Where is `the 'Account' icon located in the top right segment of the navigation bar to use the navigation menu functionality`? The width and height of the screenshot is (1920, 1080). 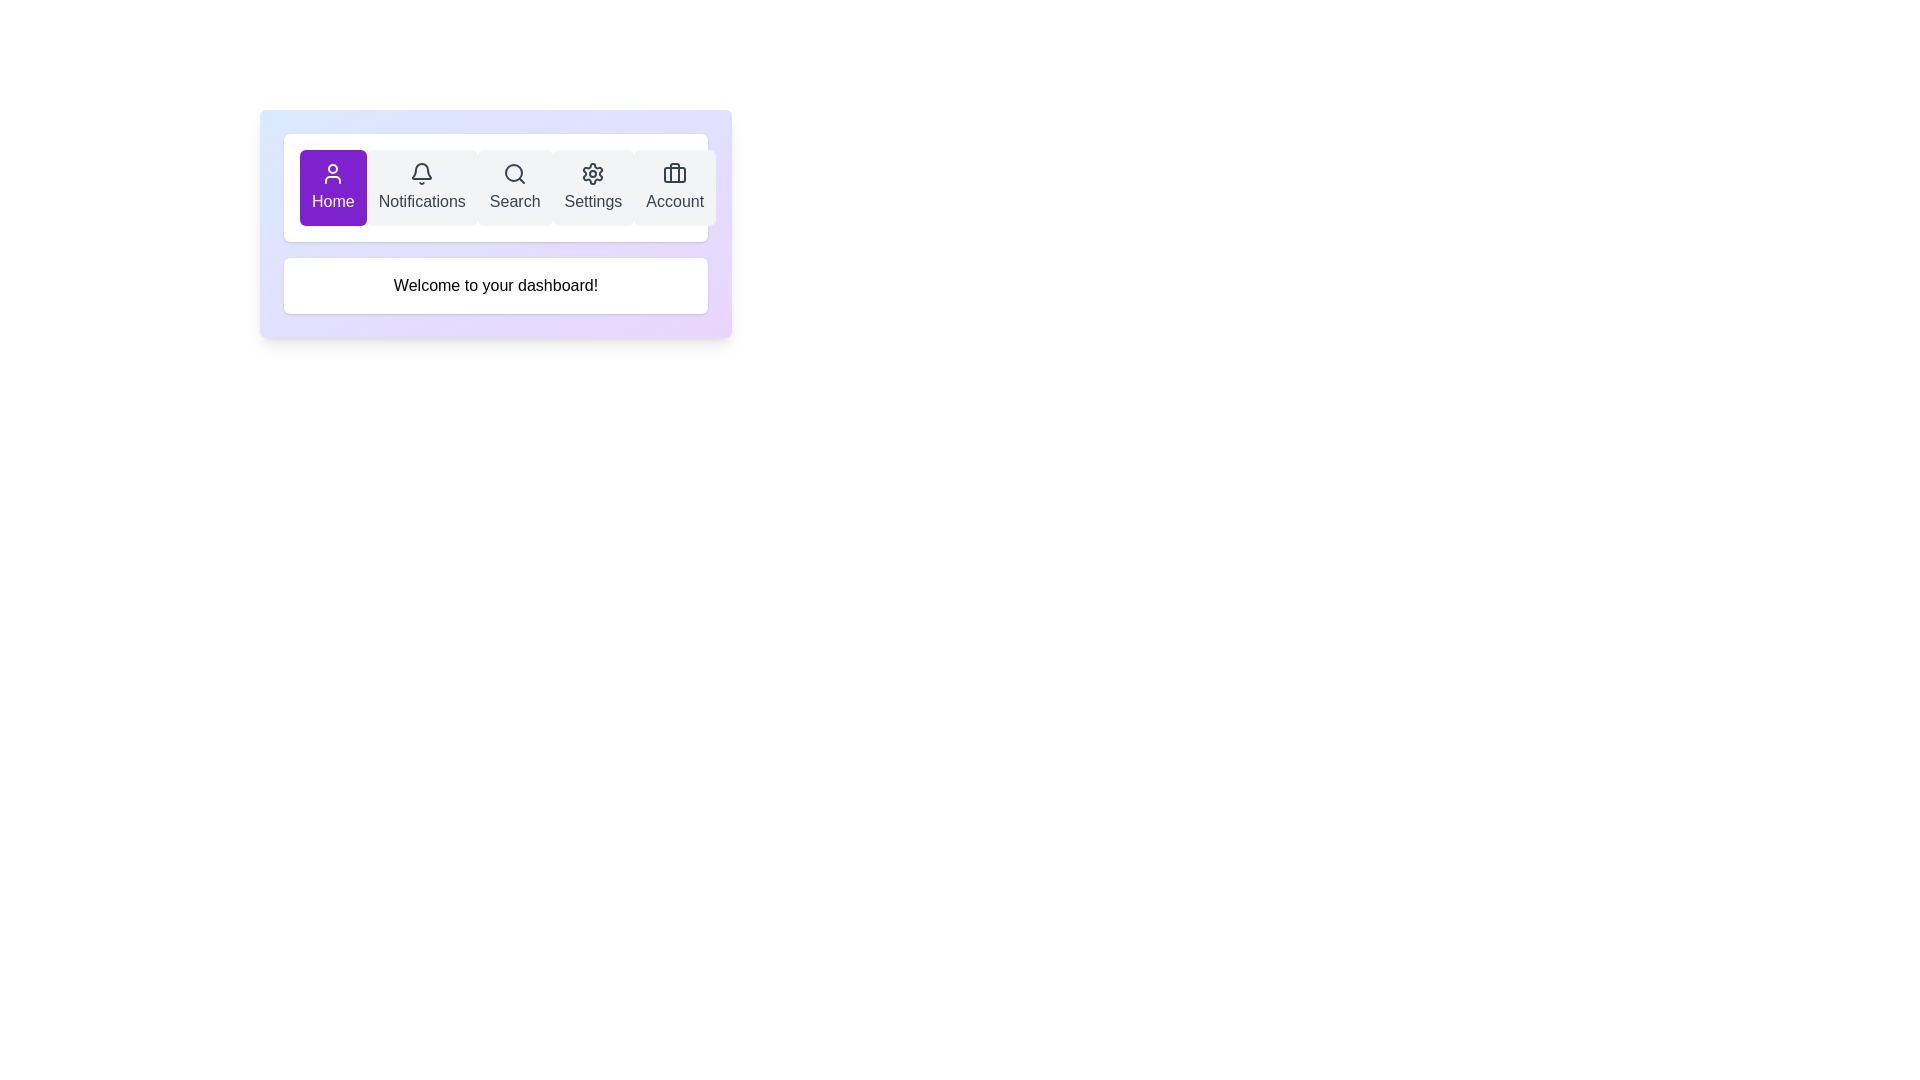
the 'Account' icon located in the top right segment of the navigation bar to use the navigation menu functionality is located at coordinates (675, 172).